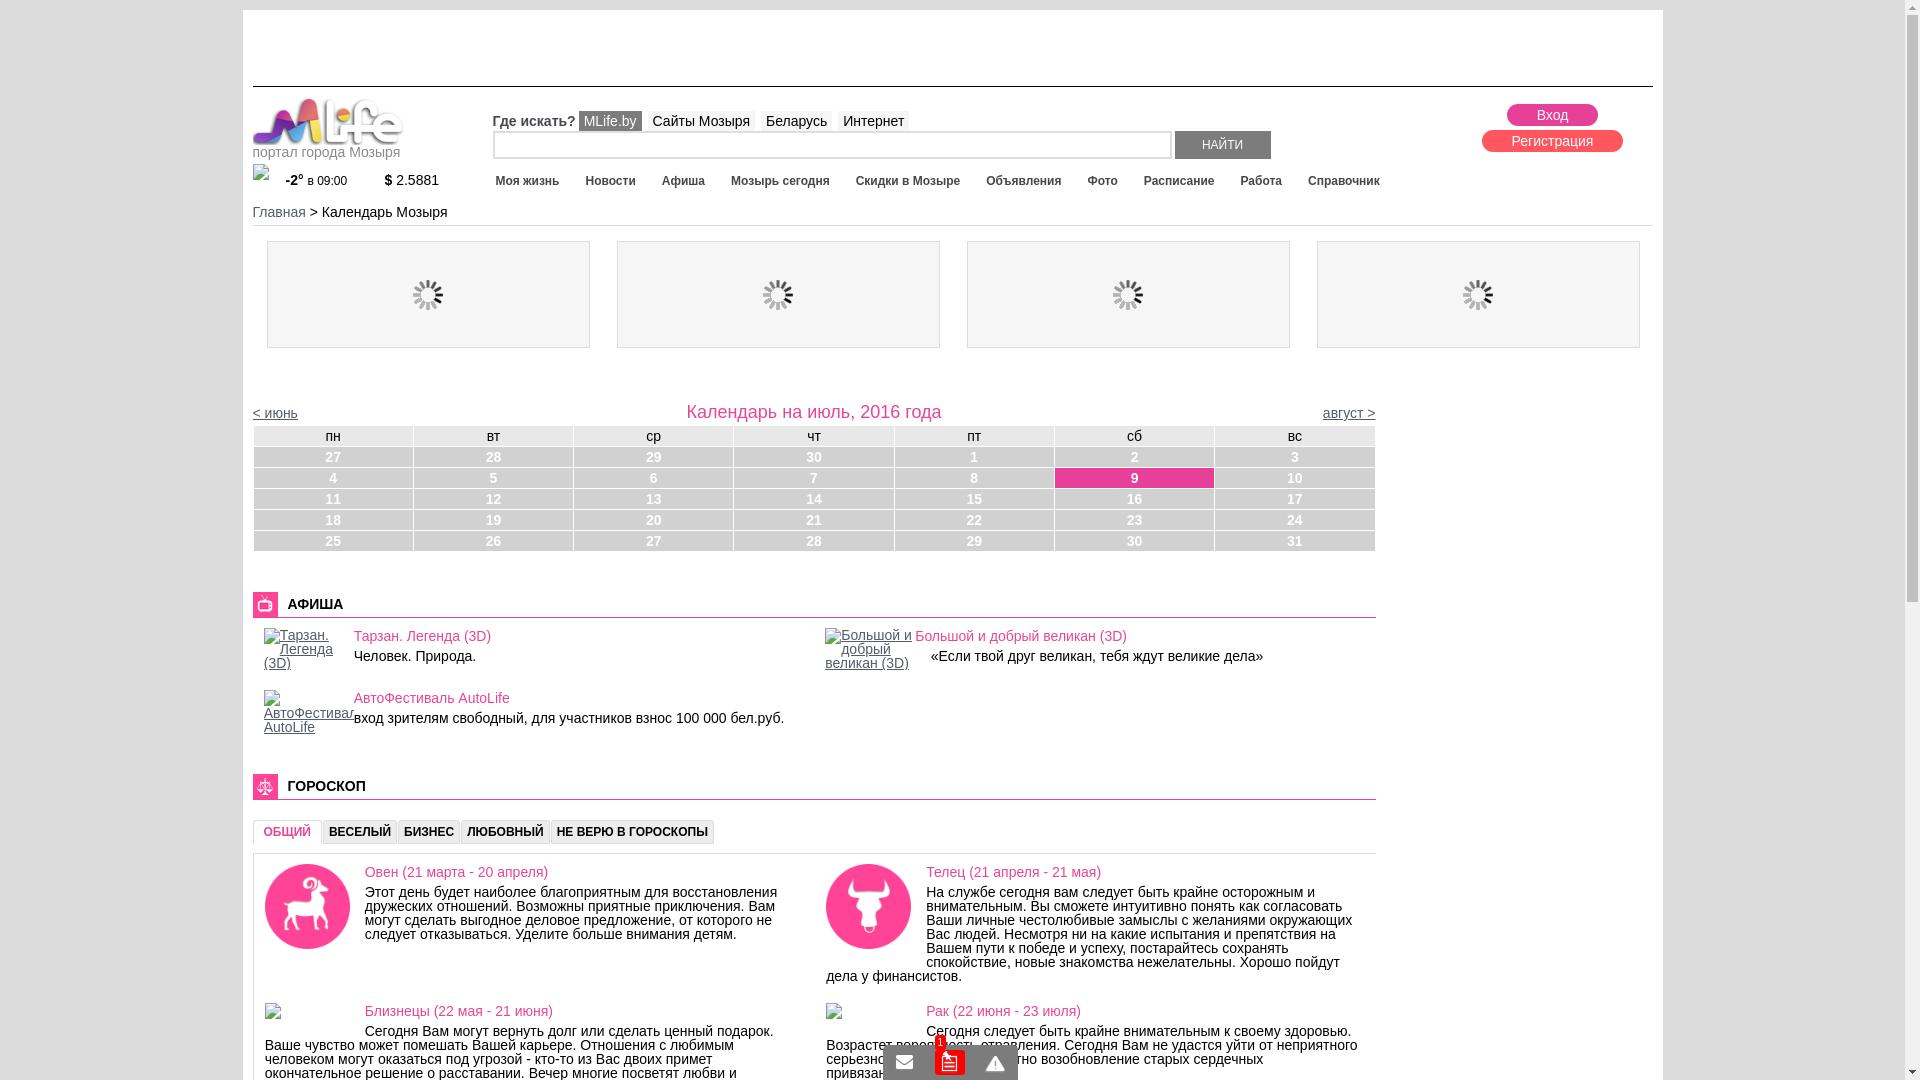 The width and height of the screenshot is (1920, 1080). Describe the element at coordinates (609, 120) in the screenshot. I see `'MLife.by'` at that location.